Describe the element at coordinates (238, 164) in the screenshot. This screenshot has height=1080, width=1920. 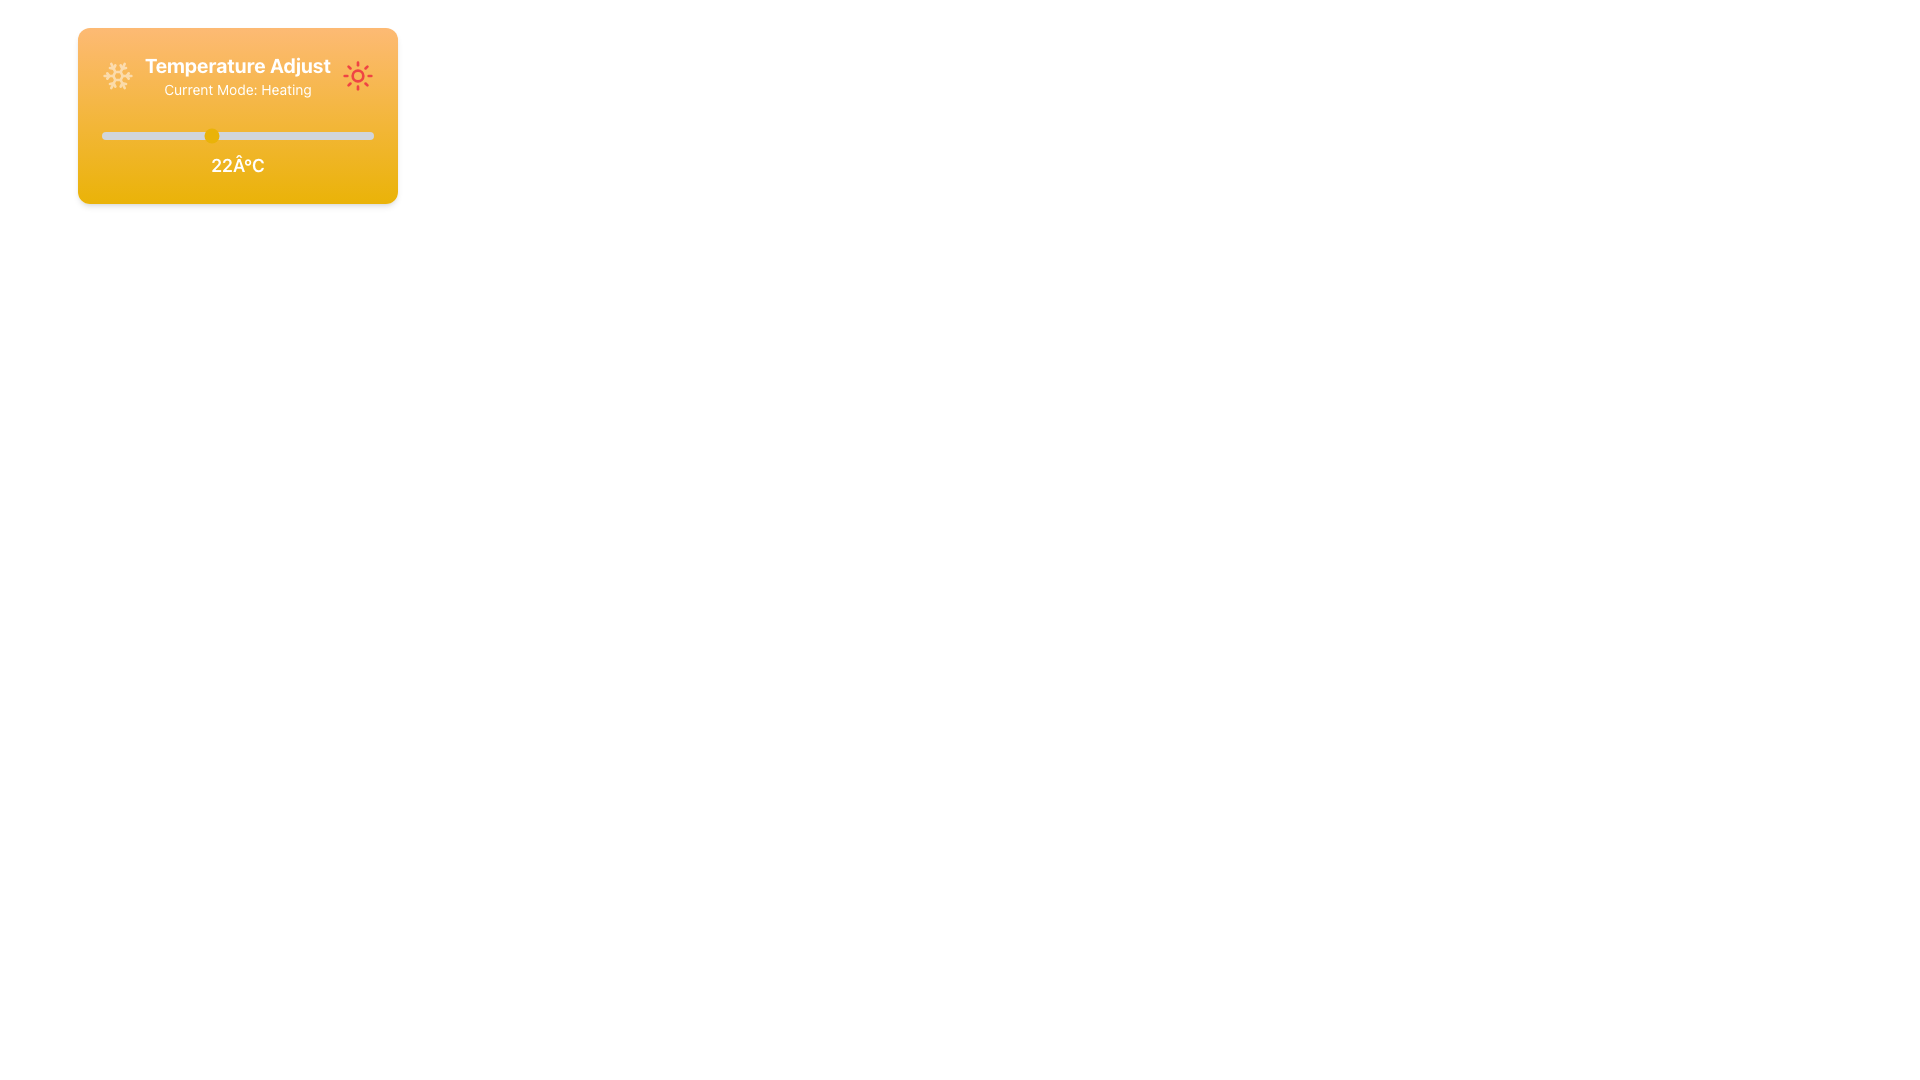
I see `the text label displaying '22Â°C' in bold and large style, which is centrally positioned below the slider control within the yellow card interface` at that location.